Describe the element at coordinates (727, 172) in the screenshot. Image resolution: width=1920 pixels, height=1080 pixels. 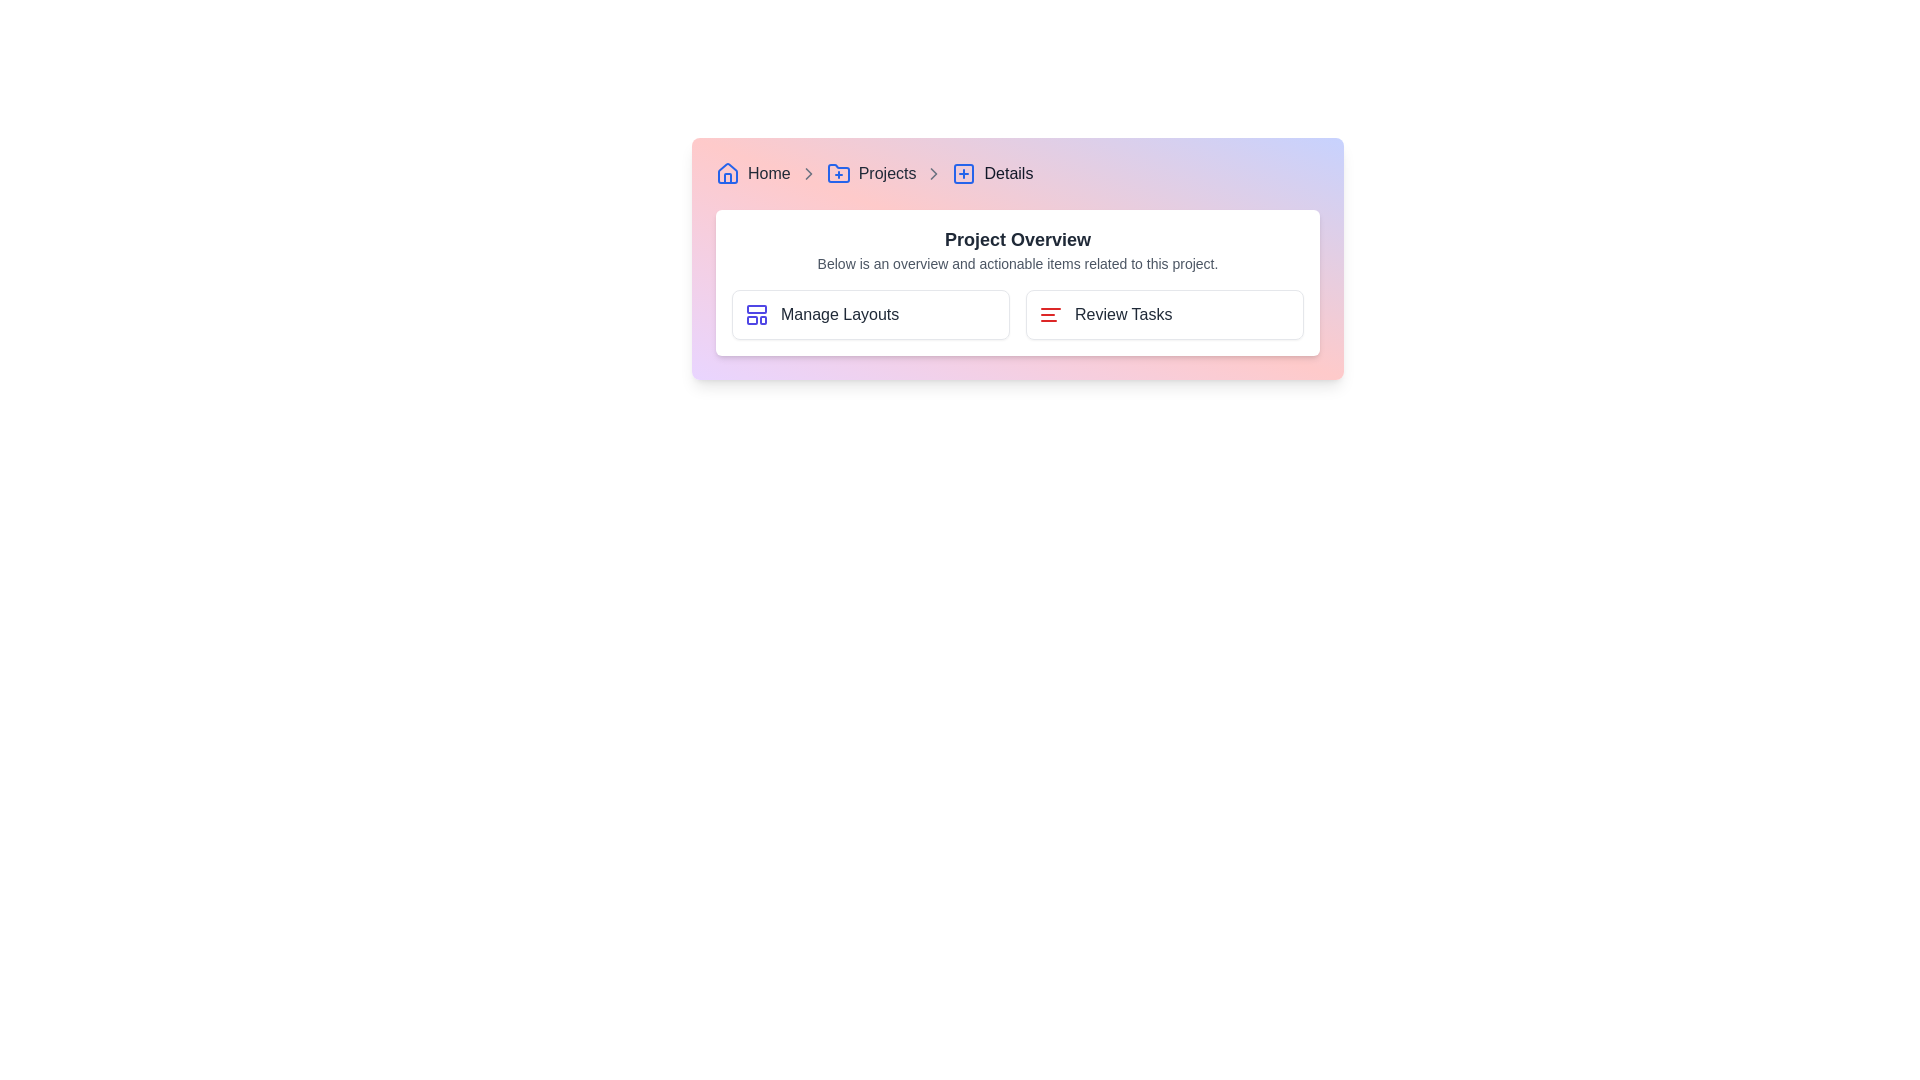
I see `the house symbol icon in the breadcrumb navigation bar located at the top-left corner of the interface to interpret it as contextual information` at that location.